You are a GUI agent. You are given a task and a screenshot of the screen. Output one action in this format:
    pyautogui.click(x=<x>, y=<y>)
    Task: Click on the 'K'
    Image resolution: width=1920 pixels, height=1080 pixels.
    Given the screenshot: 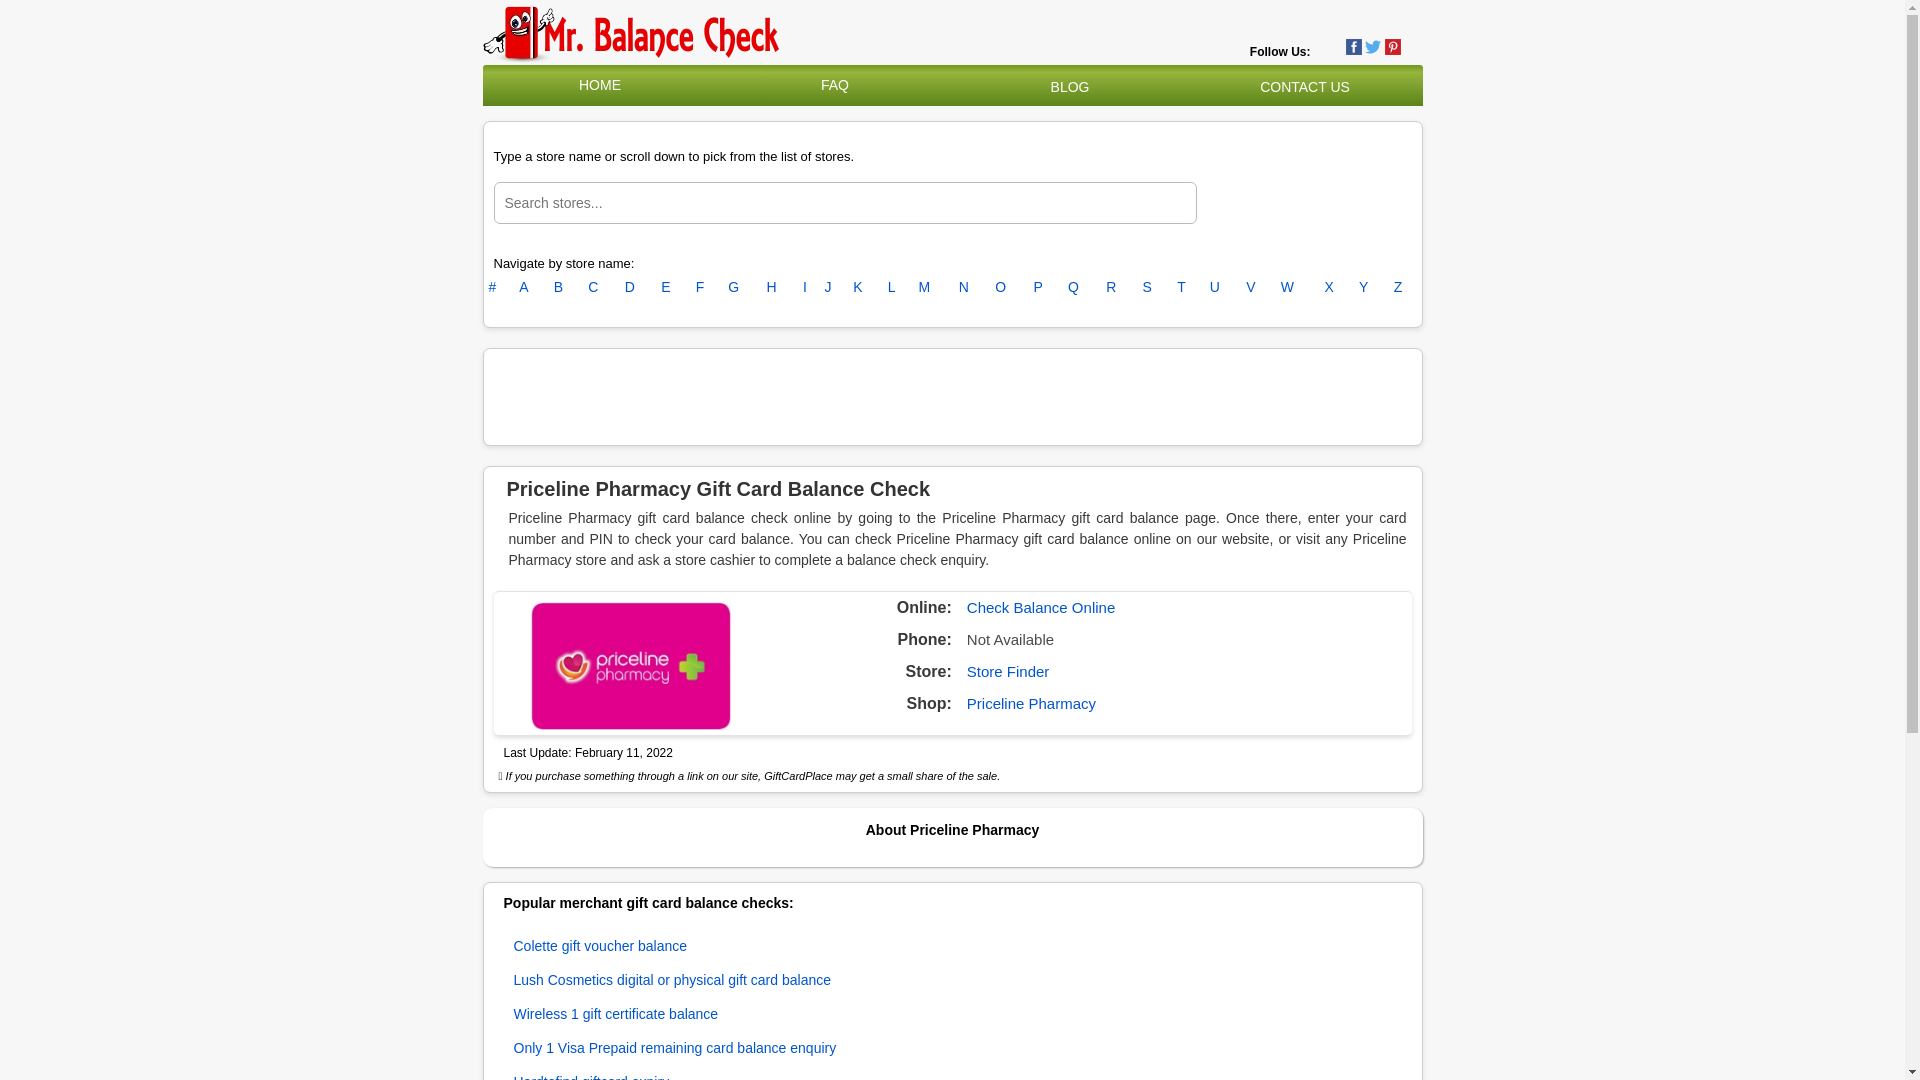 What is the action you would take?
    pyautogui.click(x=857, y=286)
    